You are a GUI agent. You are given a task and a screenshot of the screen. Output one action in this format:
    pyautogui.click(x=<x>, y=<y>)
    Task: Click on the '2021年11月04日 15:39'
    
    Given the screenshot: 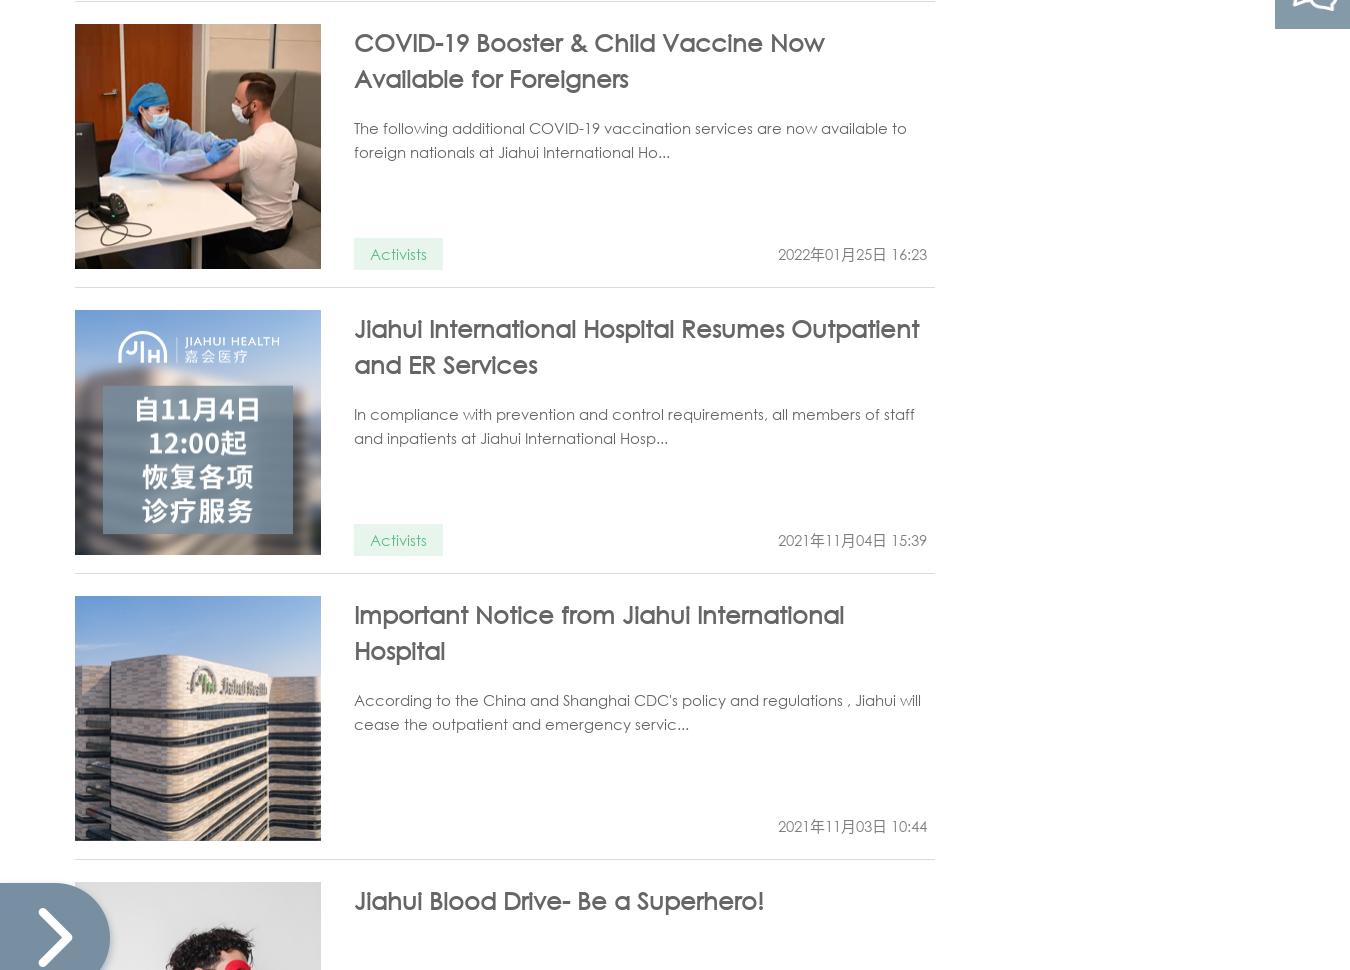 What is the action you would take?
    pyautogui.click(x=852, y=538)
    